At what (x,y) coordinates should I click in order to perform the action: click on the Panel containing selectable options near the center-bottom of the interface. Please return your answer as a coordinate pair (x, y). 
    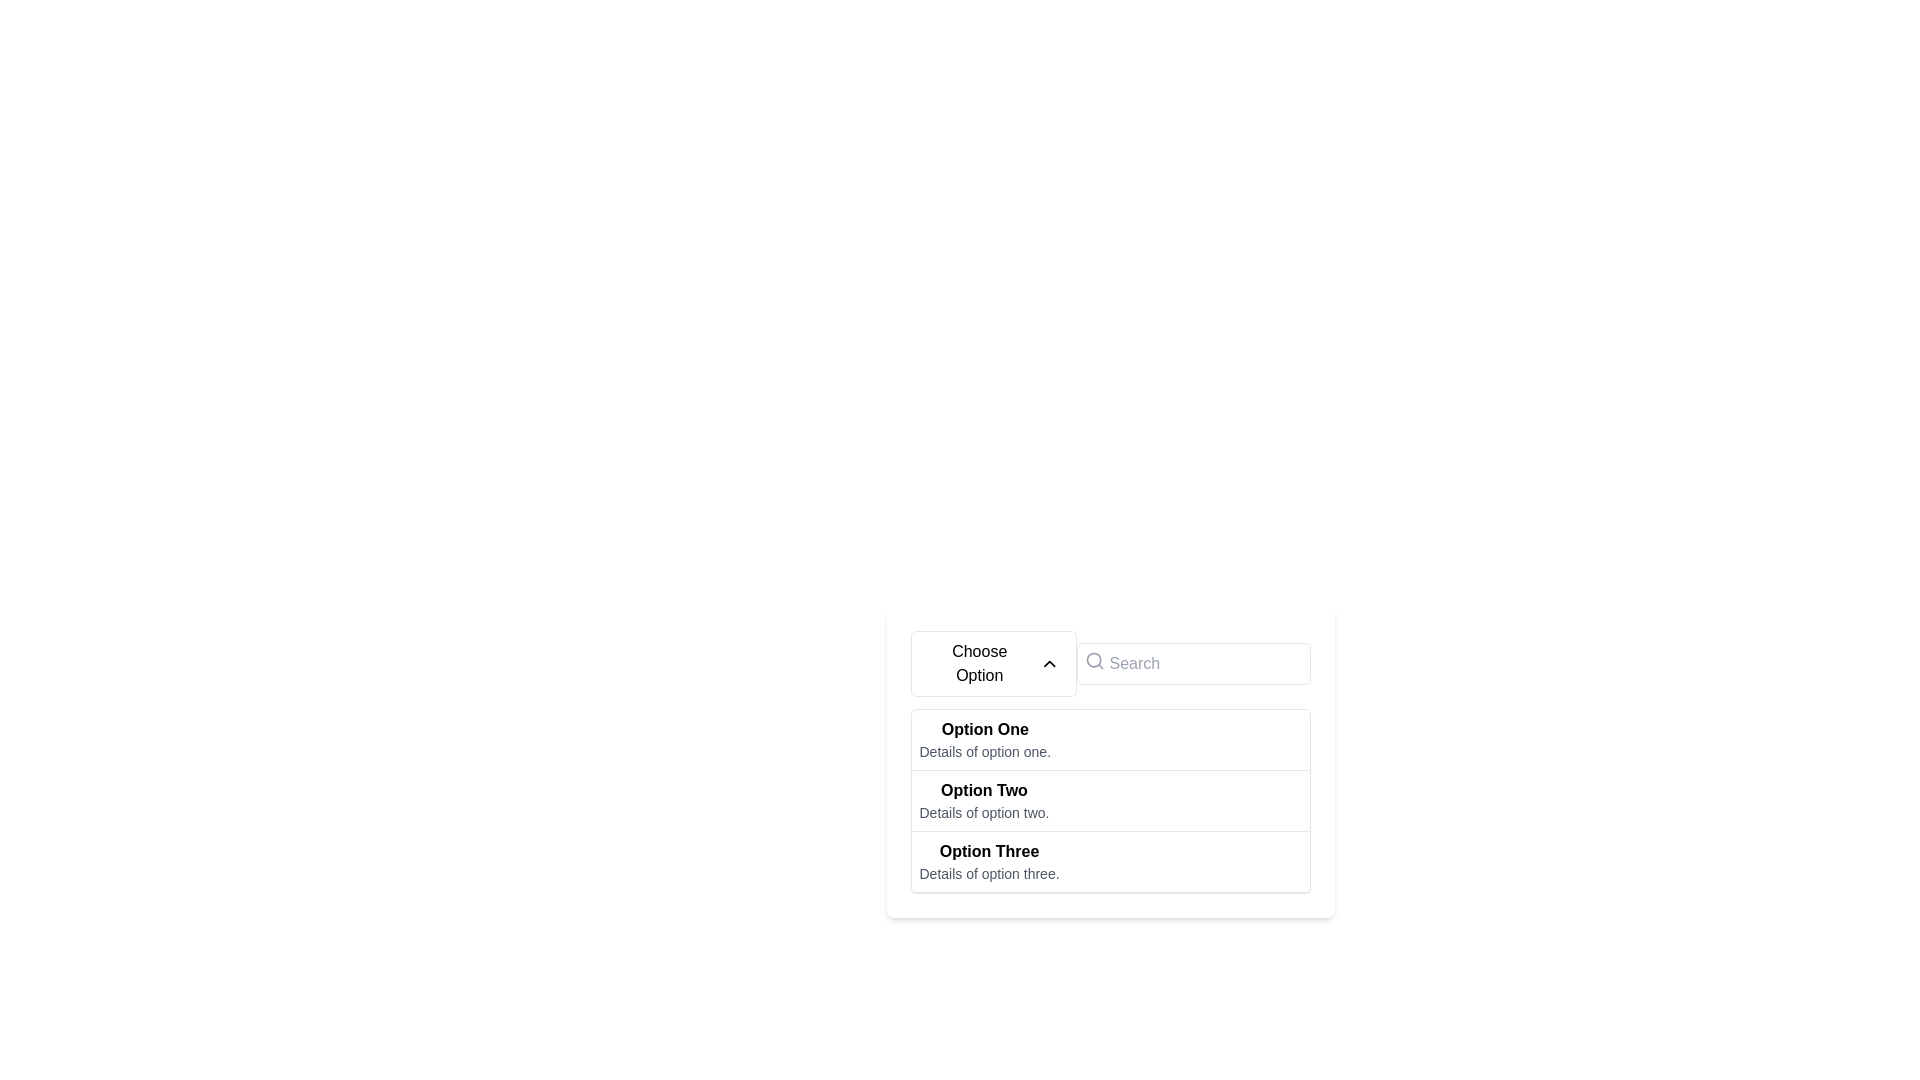
    Looking at the image, I should click on (1109, 788).